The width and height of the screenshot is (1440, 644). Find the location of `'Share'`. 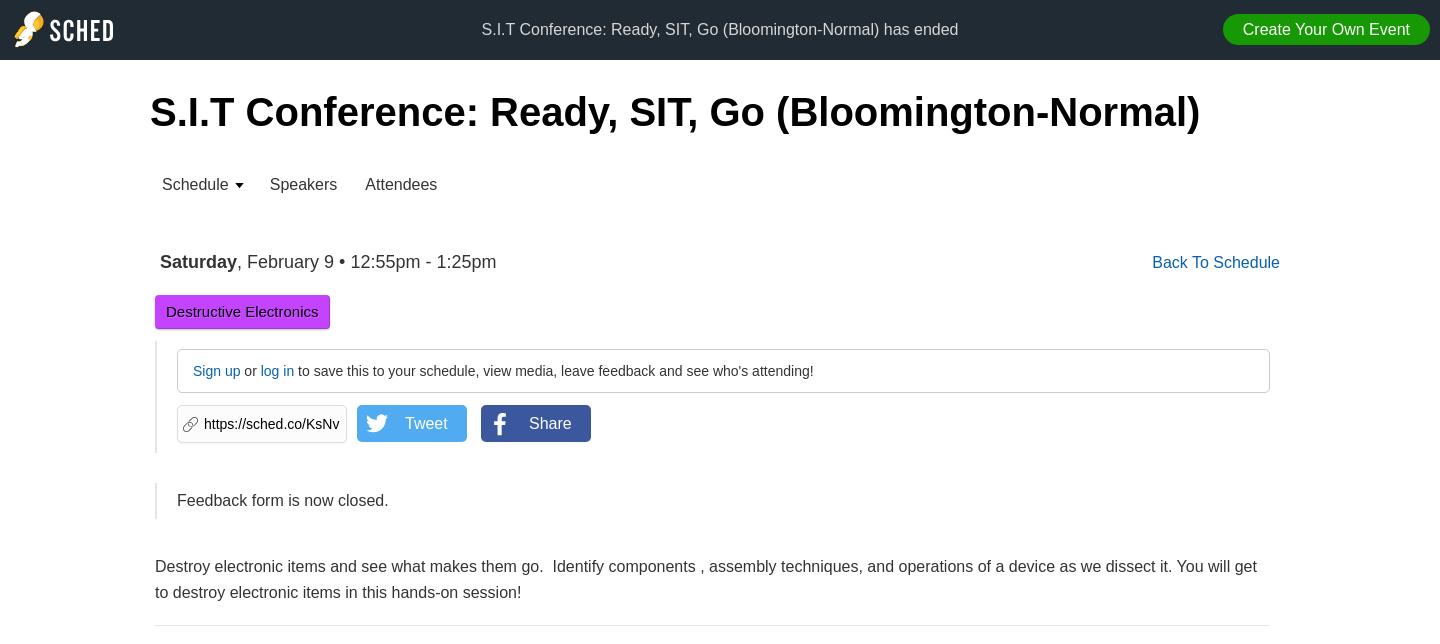

'Share' is located at coordinates (528, 423).